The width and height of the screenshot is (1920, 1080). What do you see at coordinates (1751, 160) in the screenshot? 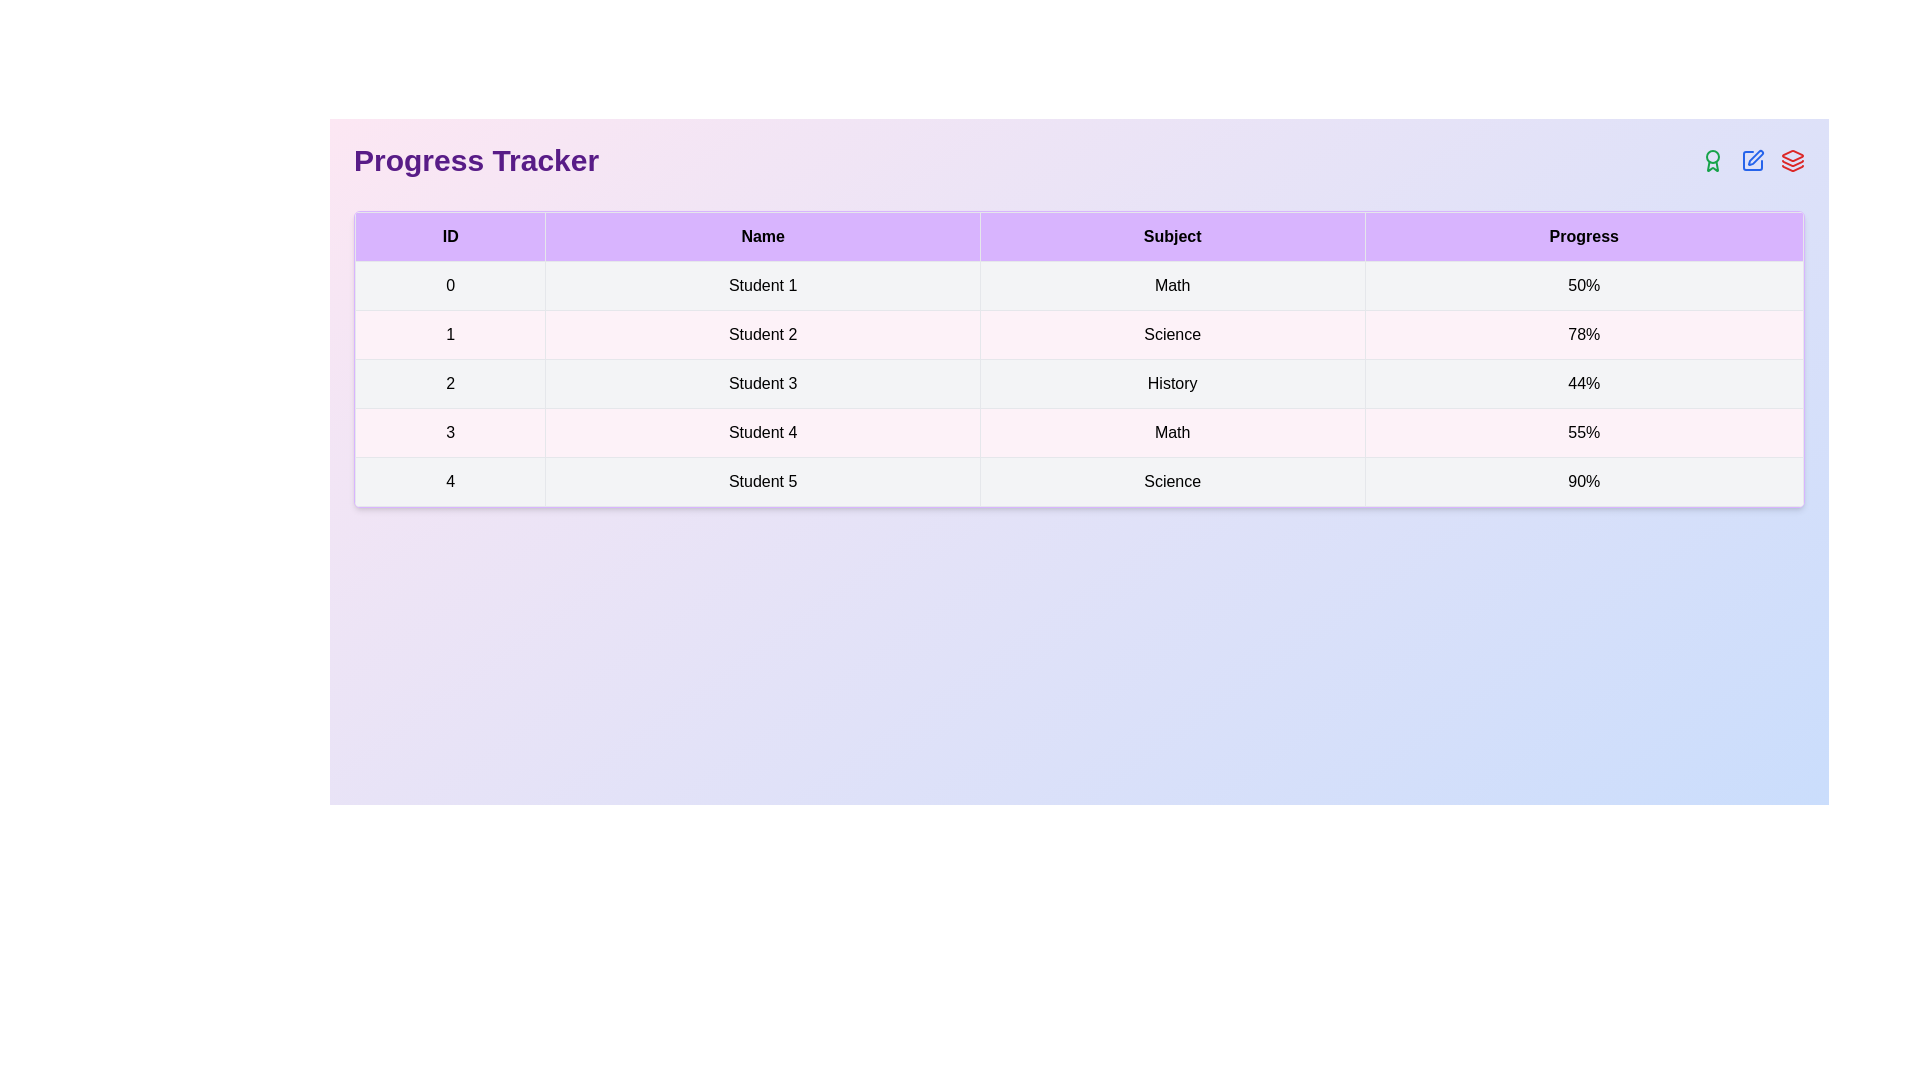
I see `the Edit icon in the header` at bounding box center [1751, 160].